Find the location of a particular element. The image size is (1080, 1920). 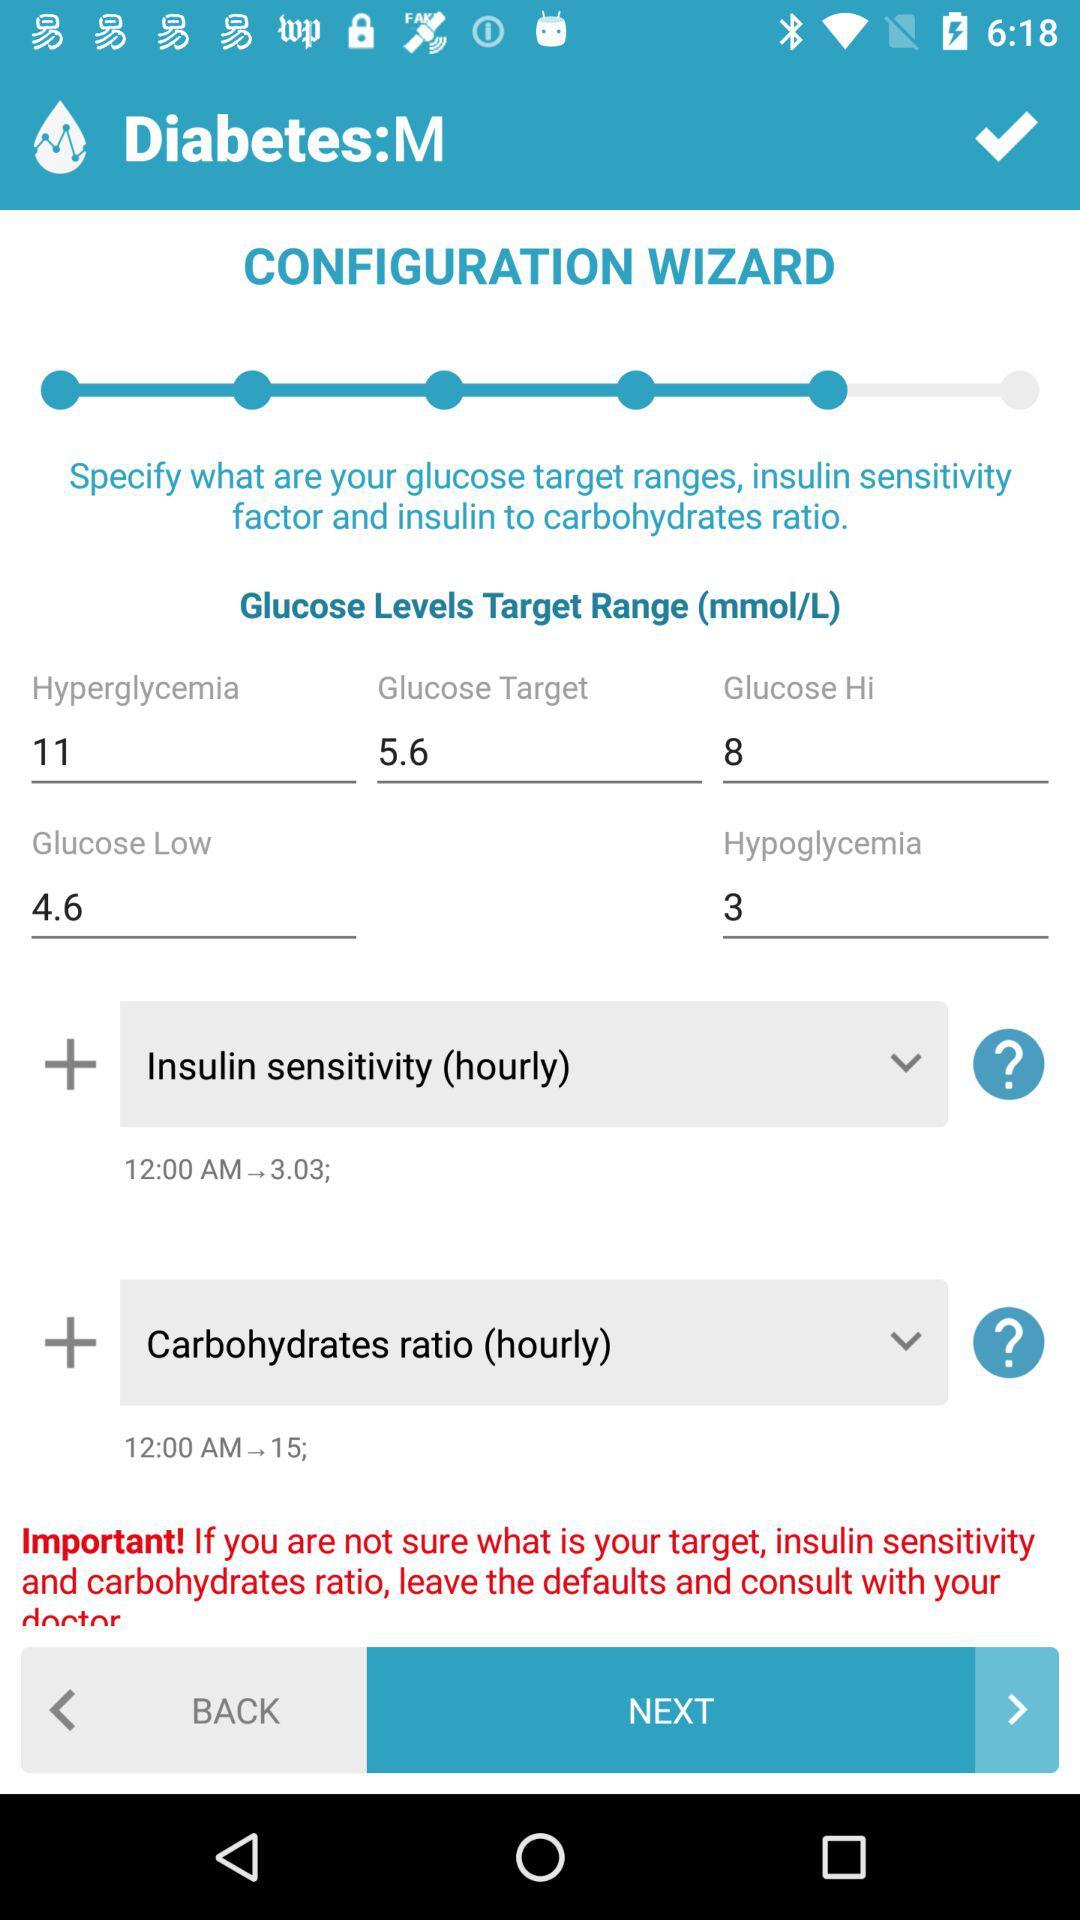

the back item is located at coordinates (193, 1708).